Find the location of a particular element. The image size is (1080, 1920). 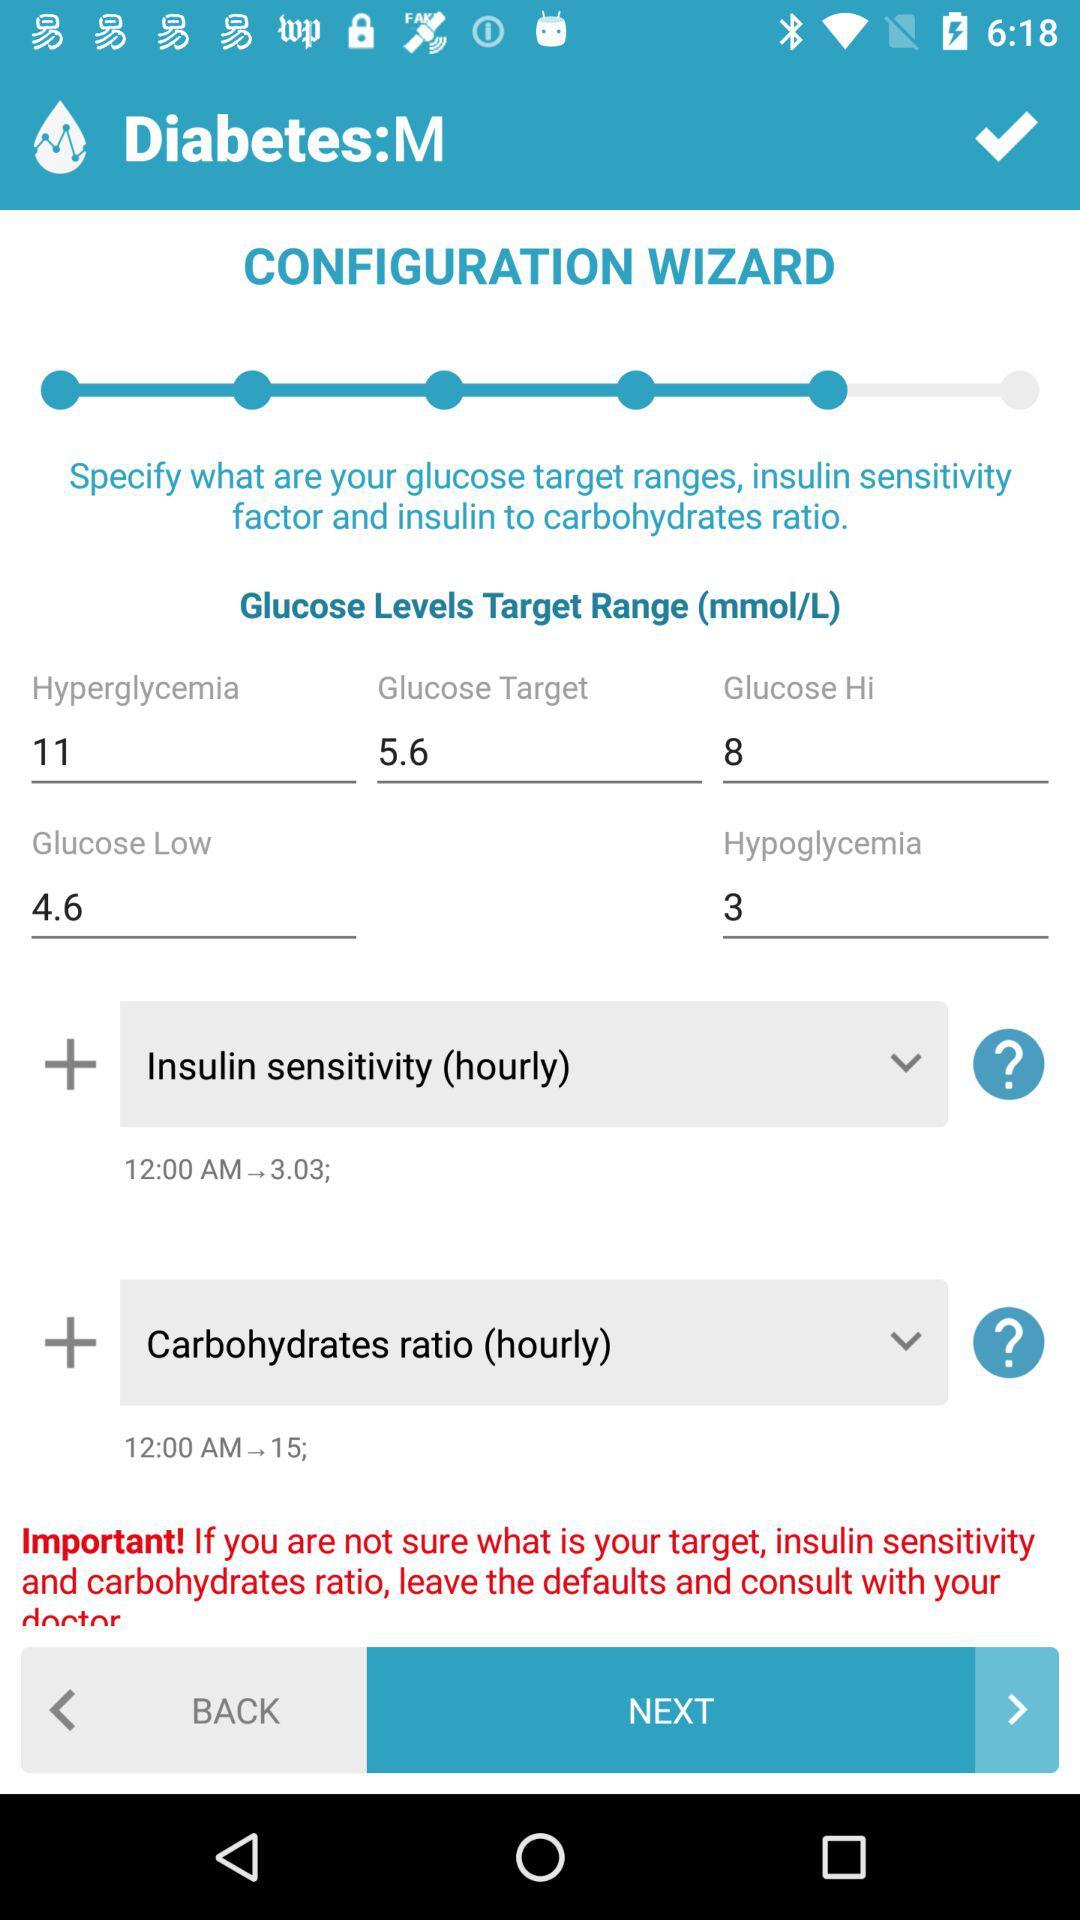

the back item is located at coordinates (193, 1708).